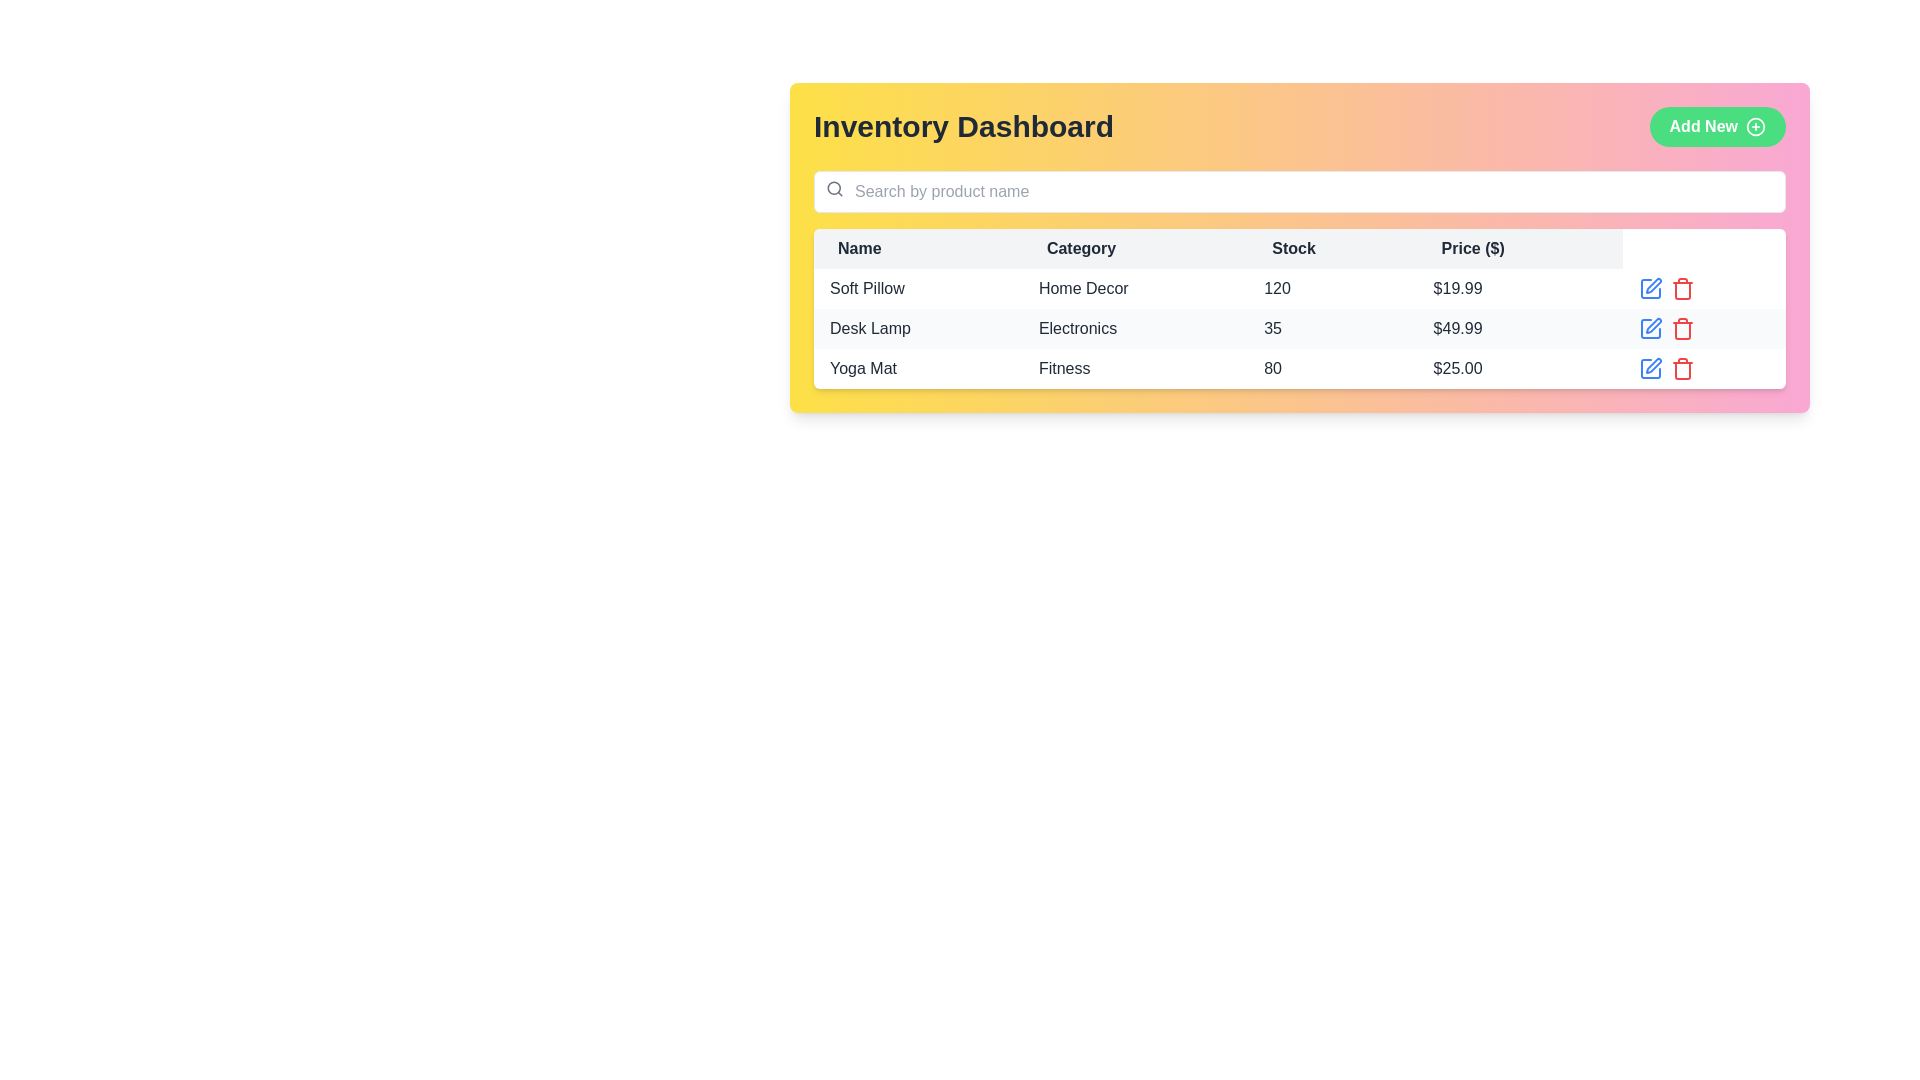  What do you see at coordinates (1300, 327) in the screenshot?
I see `the second row of the inventory table, which provides information about the product, positioned between the first row (Soft Pillow) and the third row (Yoga Mat)` at bounding box center [1300, 327].